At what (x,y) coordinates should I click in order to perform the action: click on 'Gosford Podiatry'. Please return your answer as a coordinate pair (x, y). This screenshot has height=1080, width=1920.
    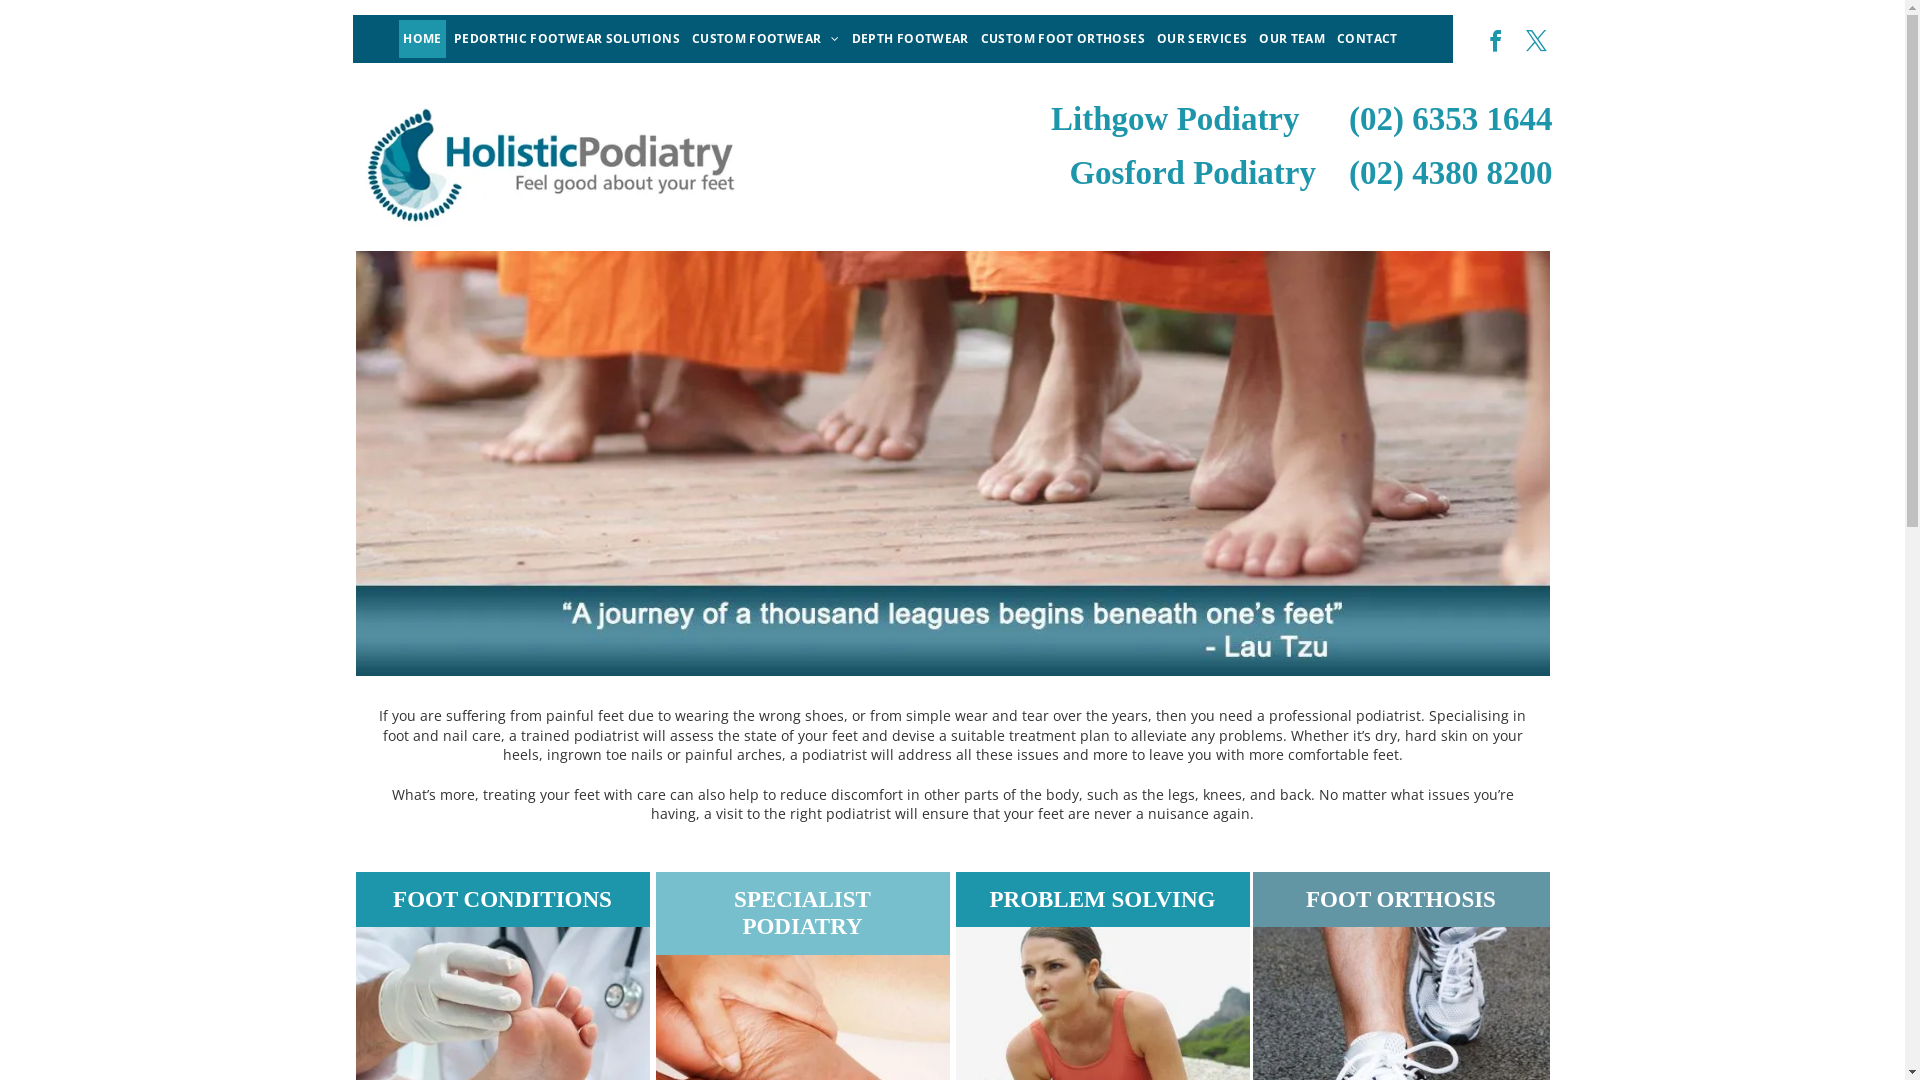
    Looking at the image, I should click on (1192, 171).